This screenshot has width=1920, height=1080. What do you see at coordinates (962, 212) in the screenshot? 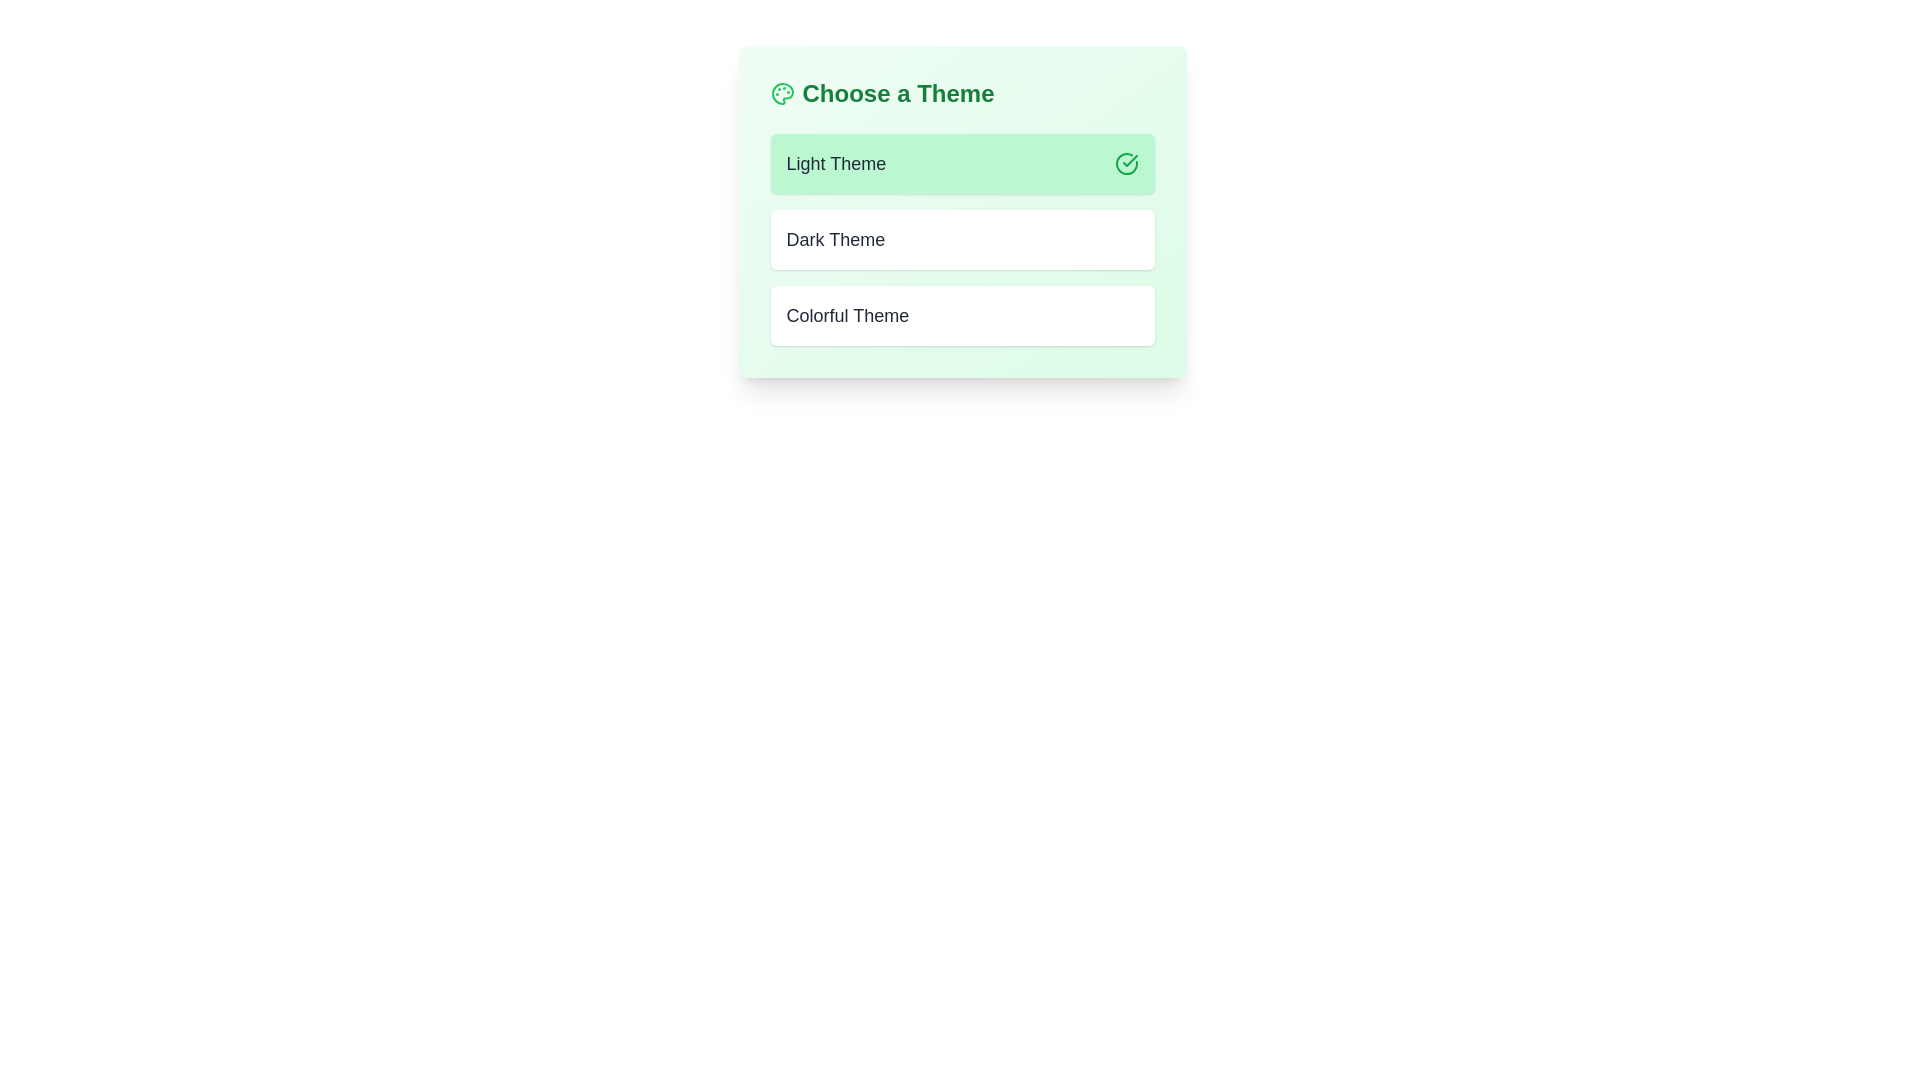
I see `the 'Dark Theme' selection option in the theme selection interface` at bounding box center [962, 212].